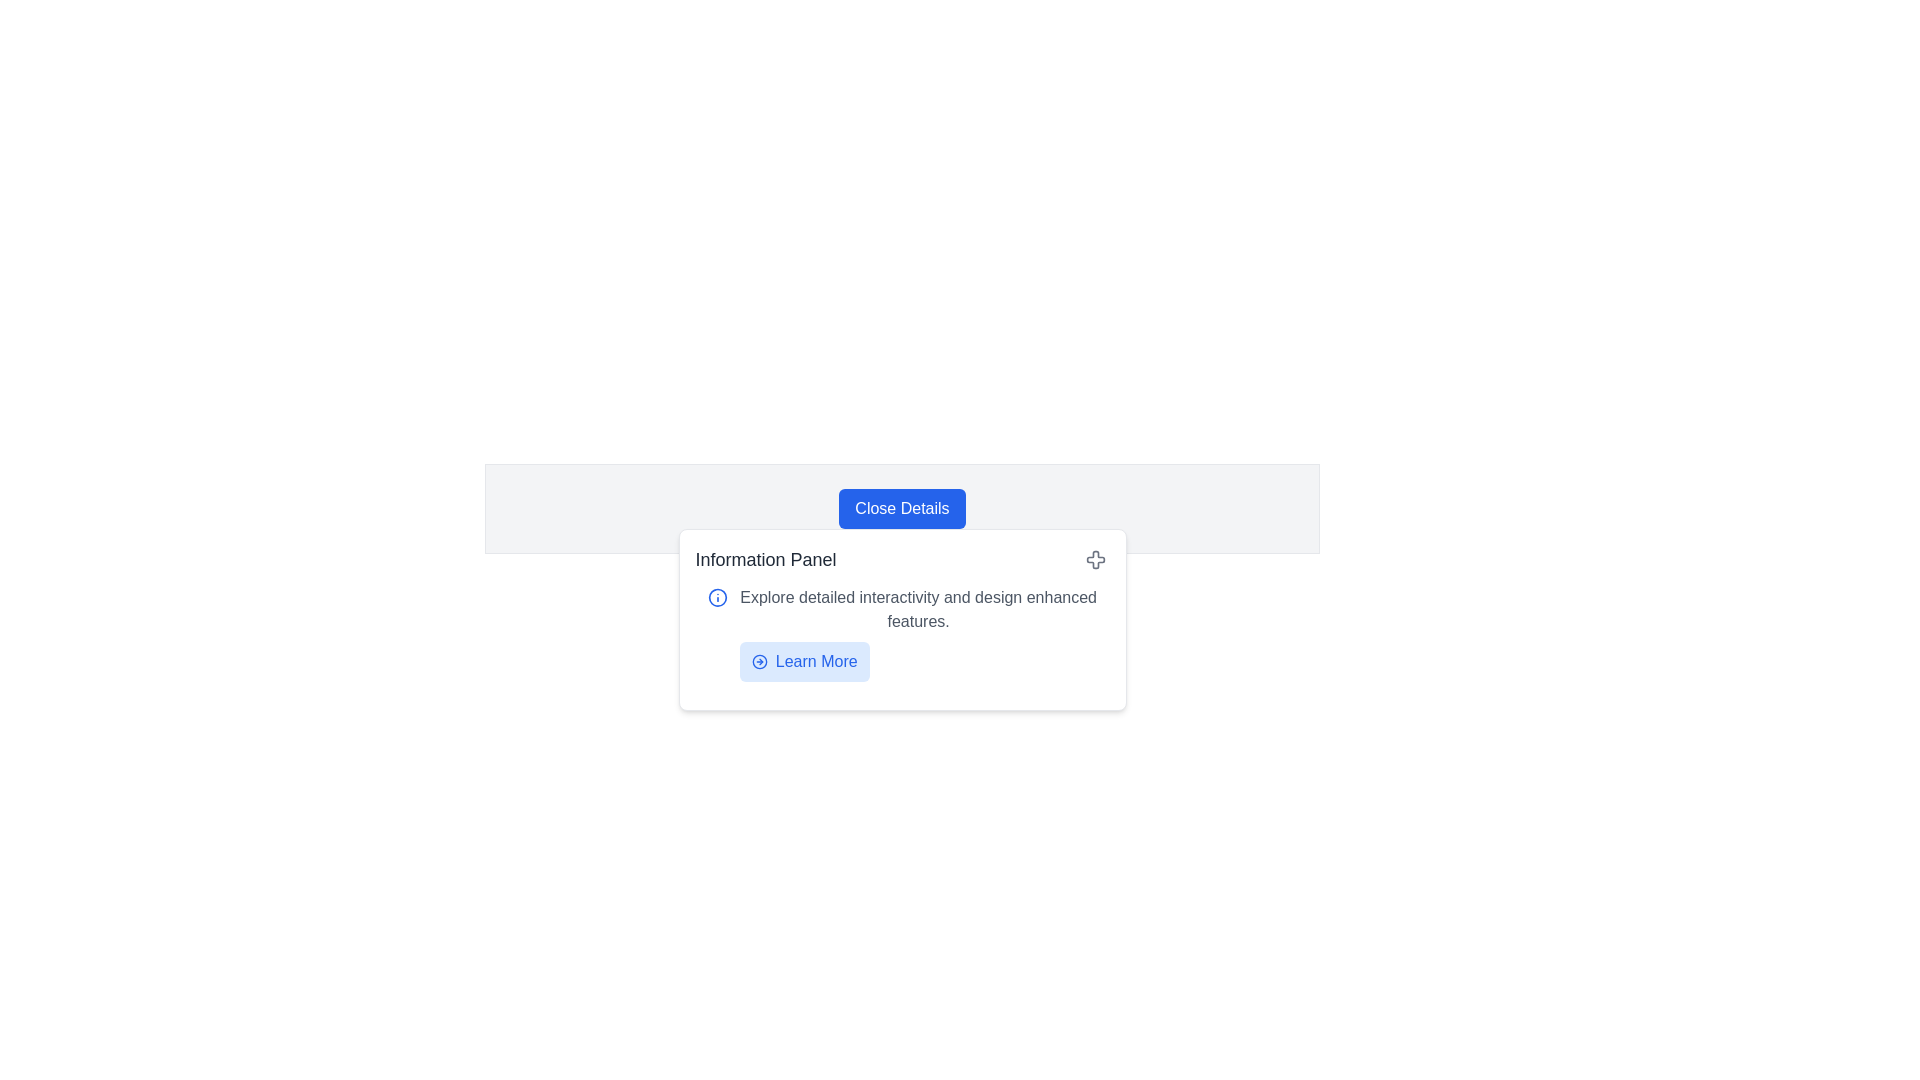 This screenshot has width=1920, height=1080. Describe the element at coordinates (758, 662) in the screenshot. I see `the circular icon with a right-pointing arrow located inside the 'Learn More' button, which is positioned below the 'Information Panel' description box` at that location.